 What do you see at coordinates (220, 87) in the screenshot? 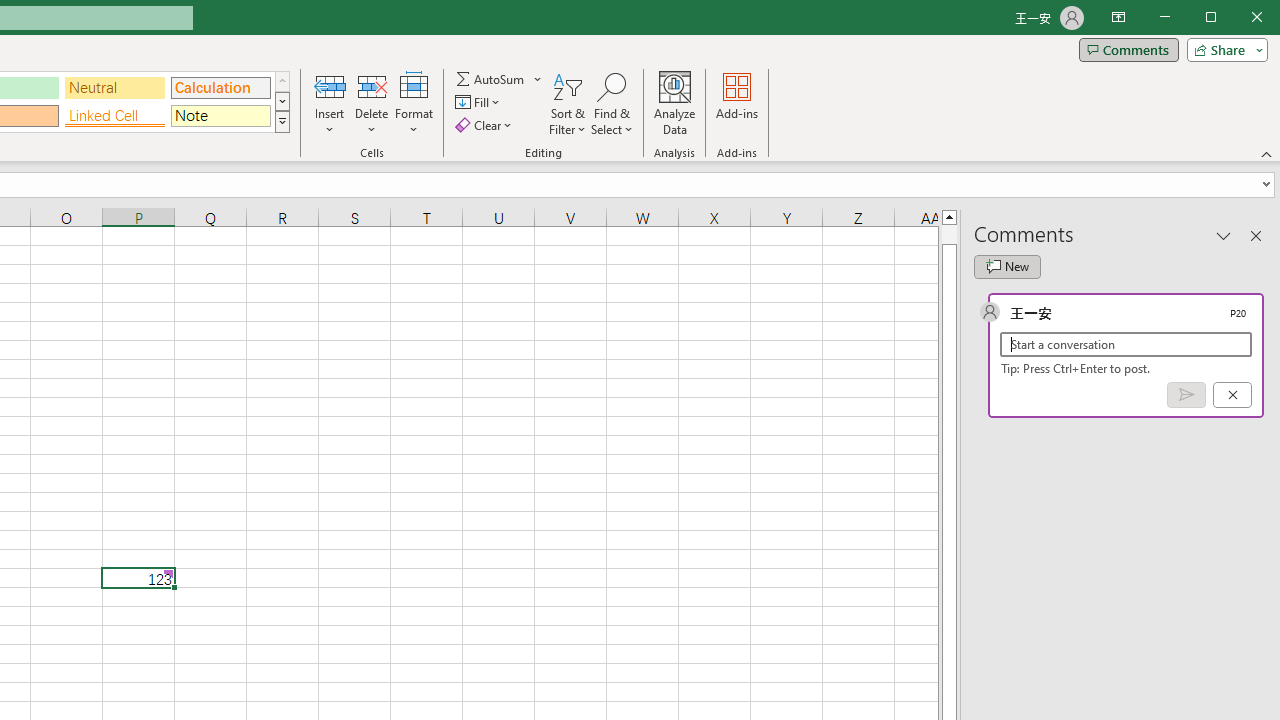
I see `'Calculation'` at bounding box center [220, 87].